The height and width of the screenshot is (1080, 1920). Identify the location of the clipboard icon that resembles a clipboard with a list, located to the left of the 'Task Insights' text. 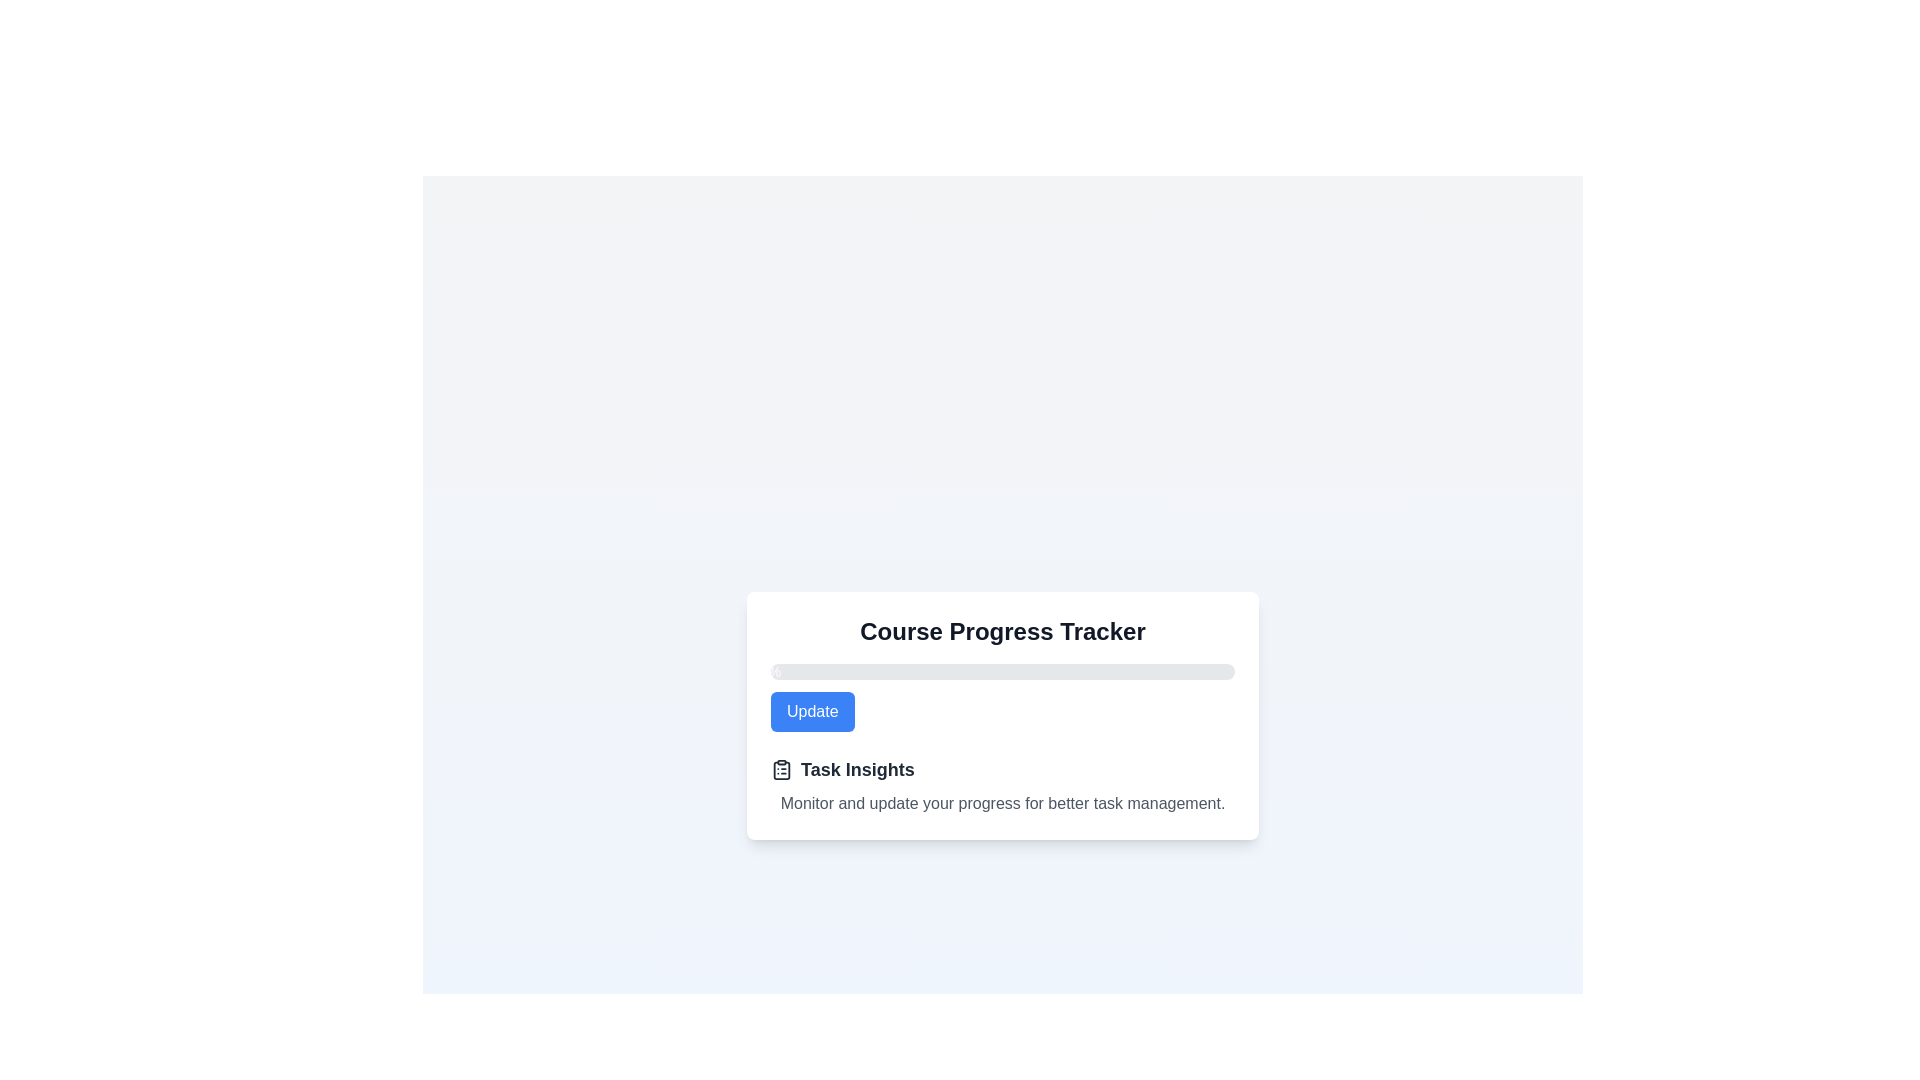
(781, 769).